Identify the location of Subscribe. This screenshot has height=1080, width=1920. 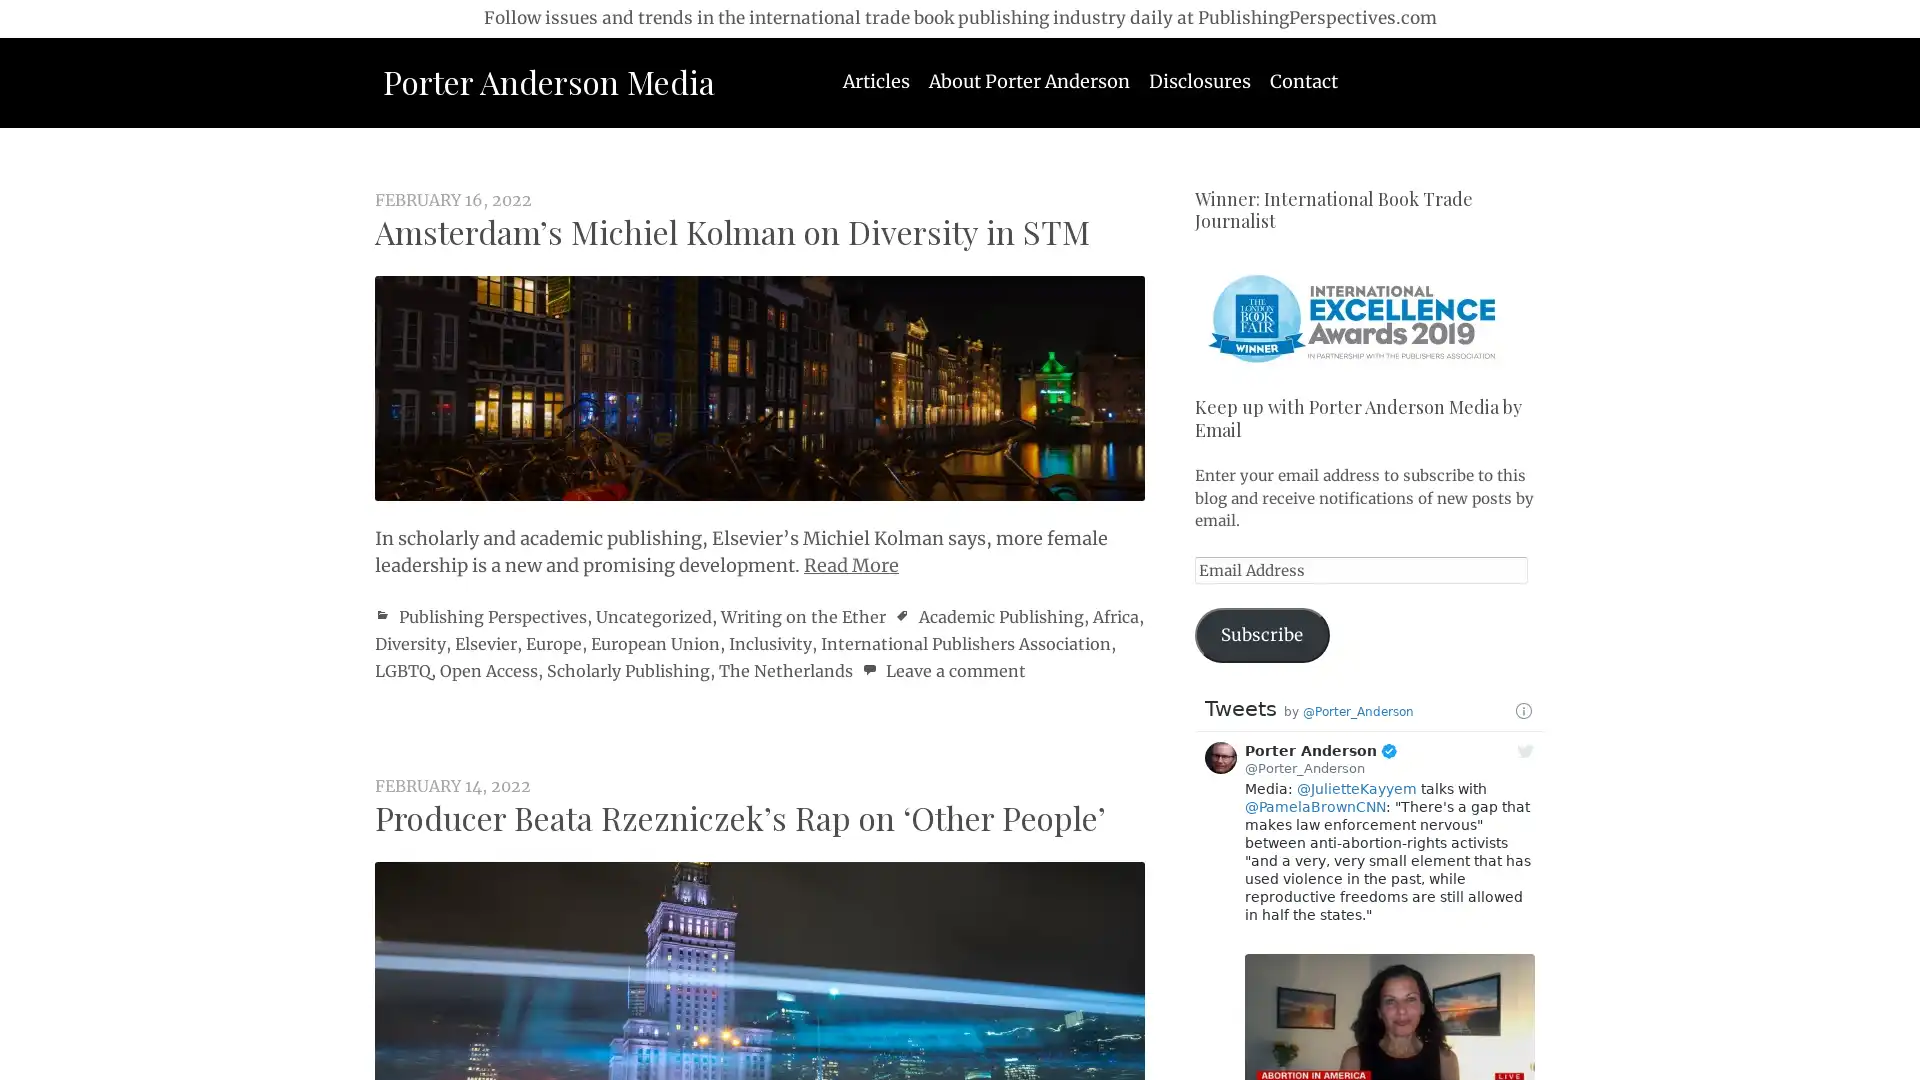
(1261, 635).